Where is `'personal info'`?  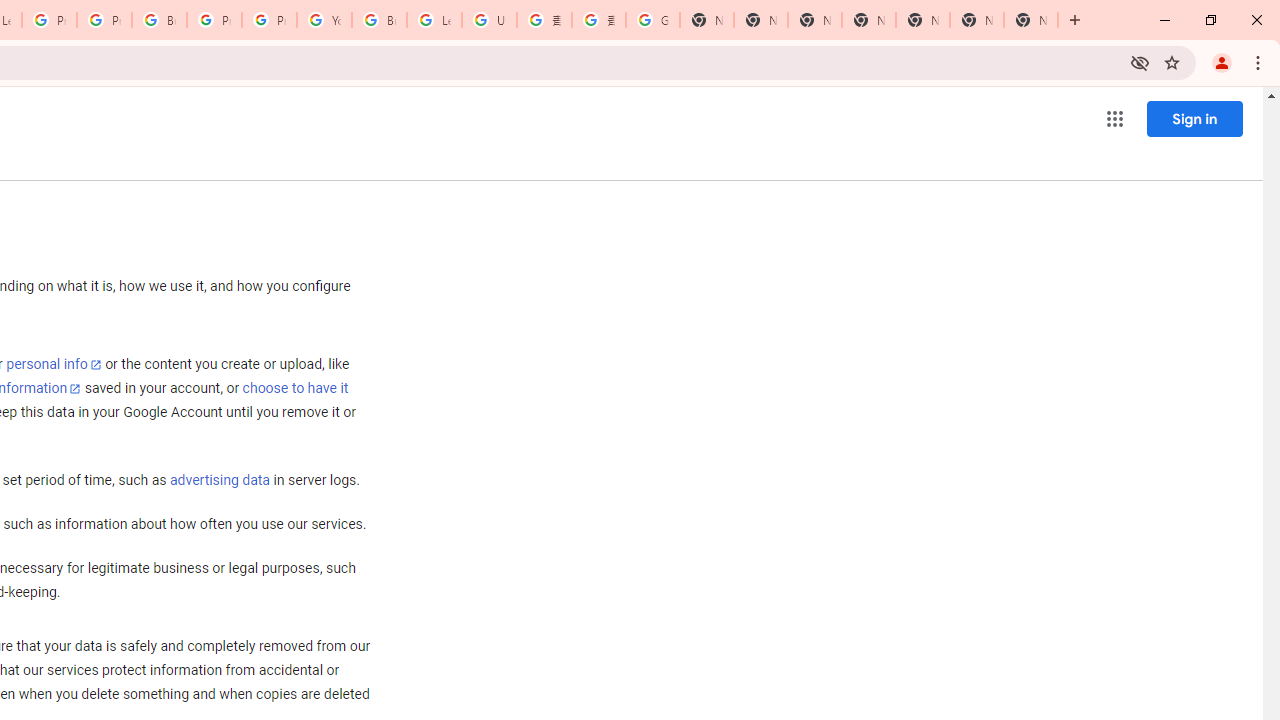
'personal info' is located at coordinates (54, 364).